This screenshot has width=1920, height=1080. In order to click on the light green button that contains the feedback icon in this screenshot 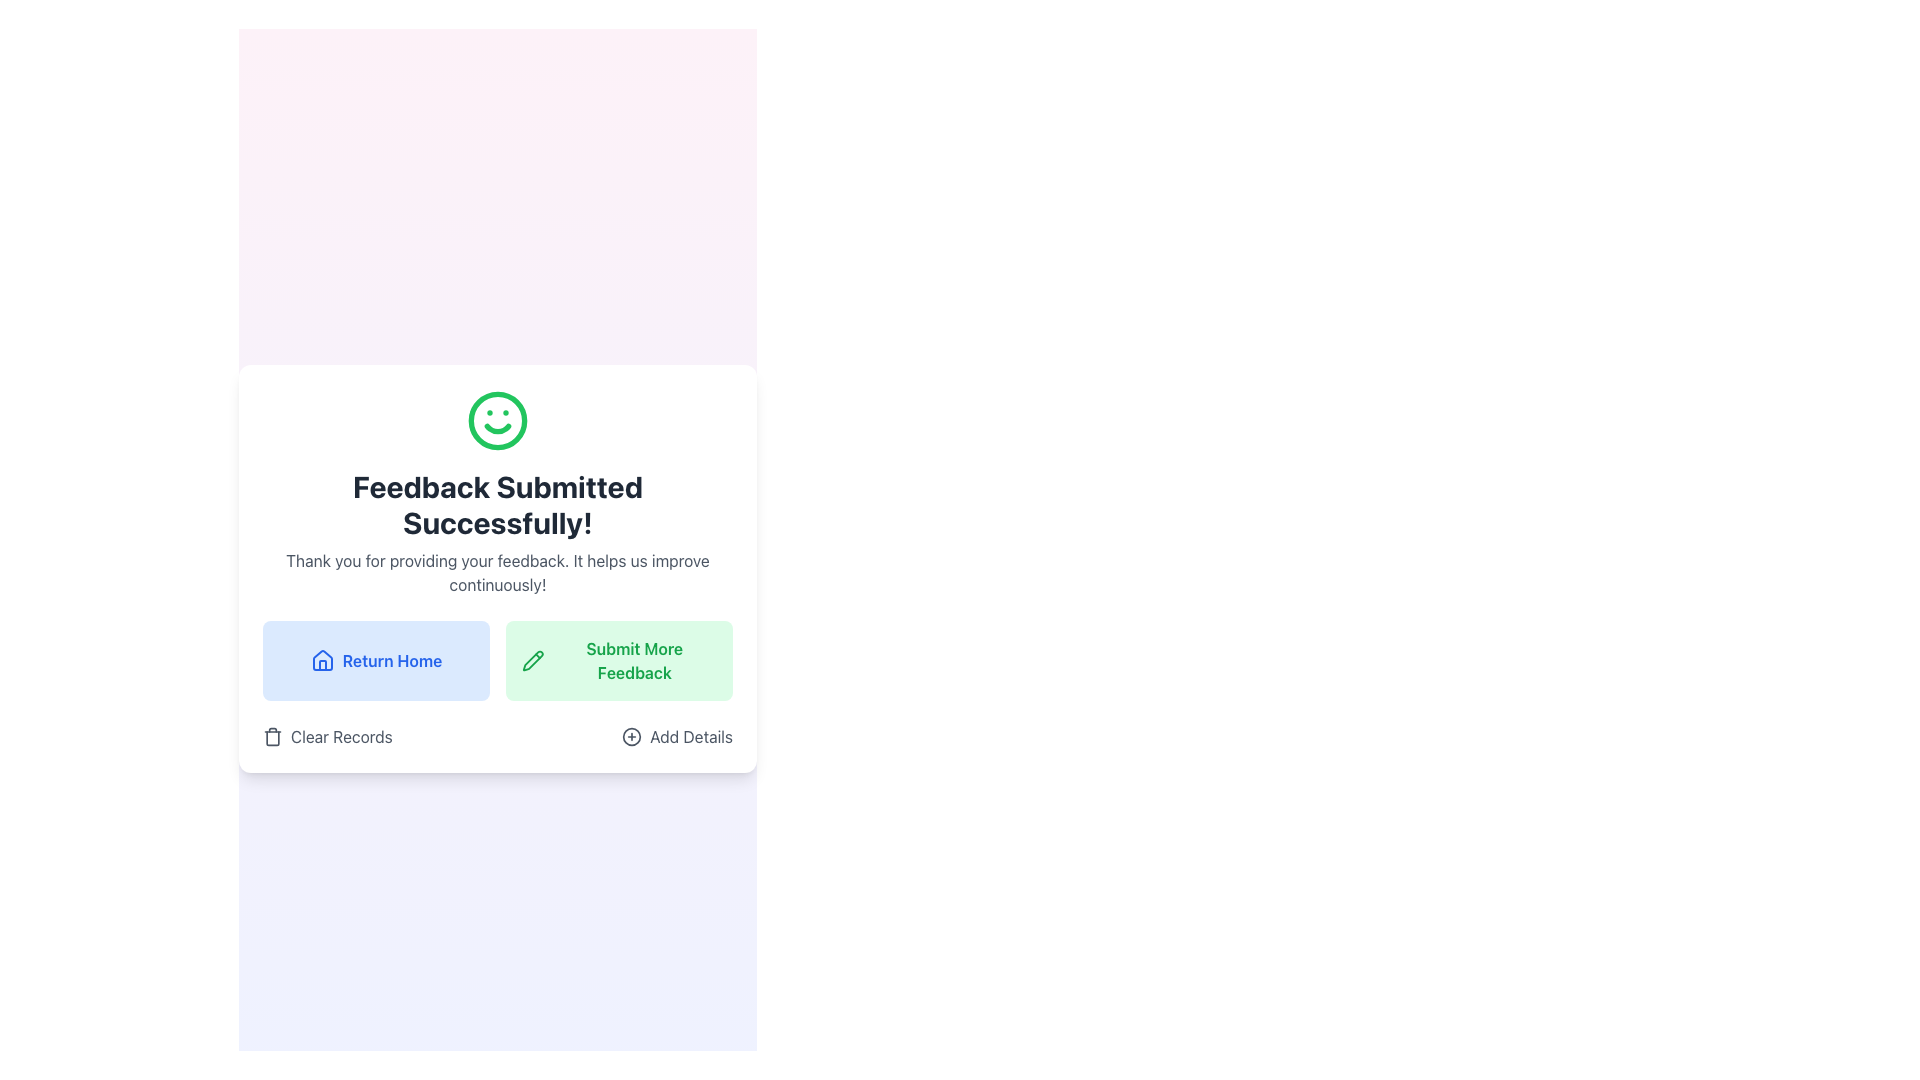, I will do `click(533, 660)`.